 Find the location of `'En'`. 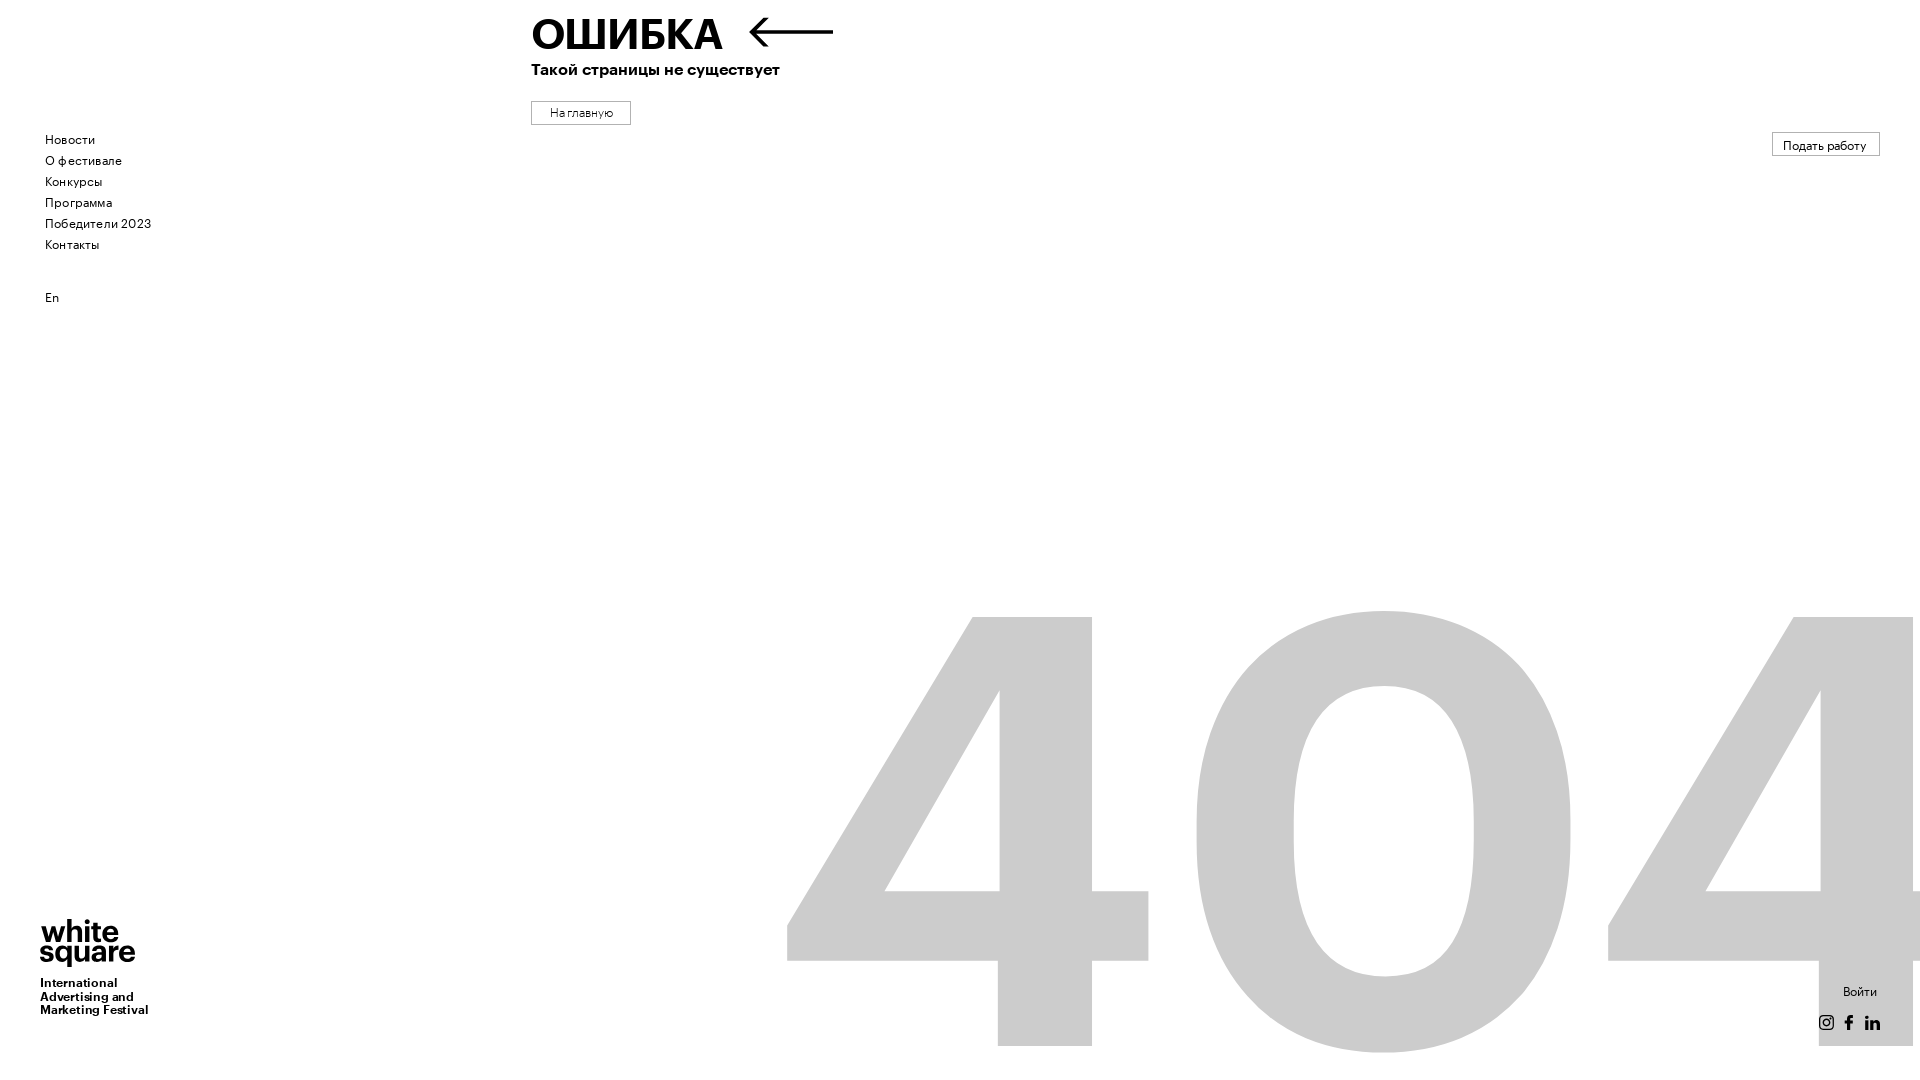

'En' is located at coordinates (52, 295).